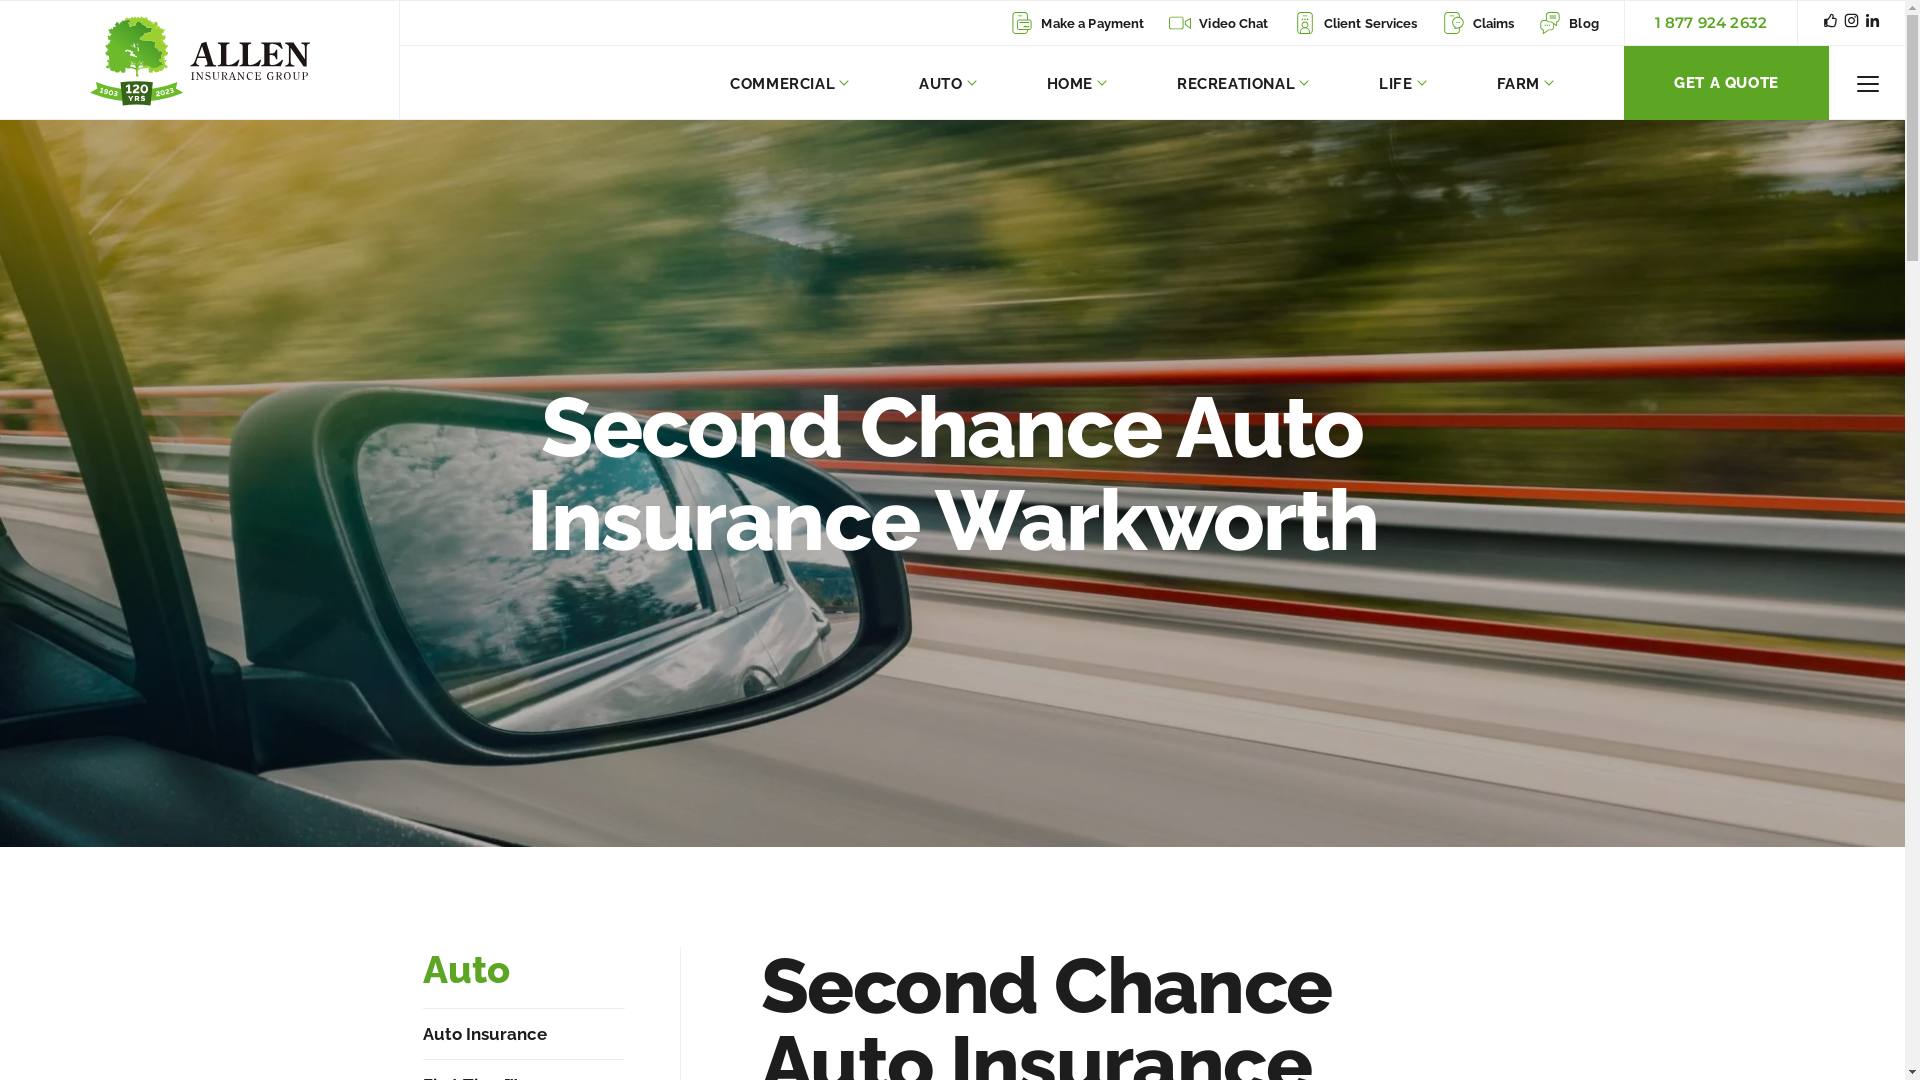 The width and height of the screenshot is (1920, 1080). I want to click on '1 877 924 2632', so click(1655, 22).